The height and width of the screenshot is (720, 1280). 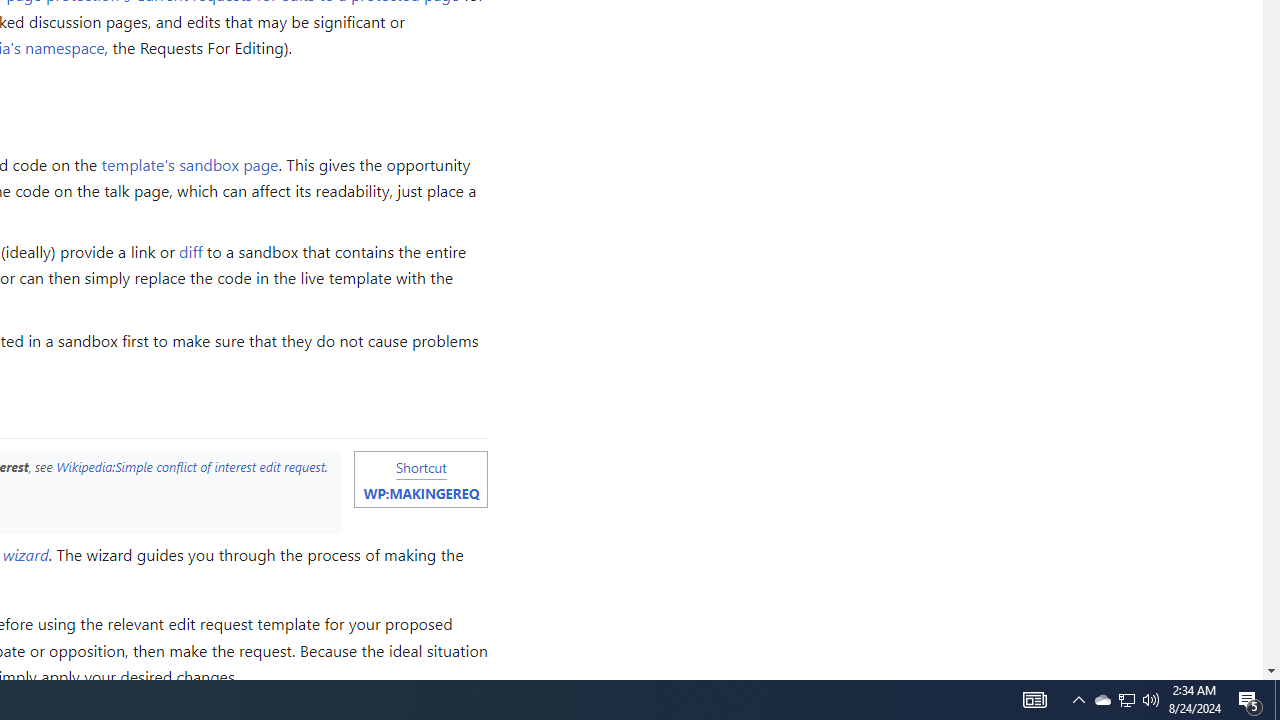 What do you see at coordinates (420, 493) in the screenshot?
I see `'WP:MAKINGEREQ'` at bounding box center [420, 493].